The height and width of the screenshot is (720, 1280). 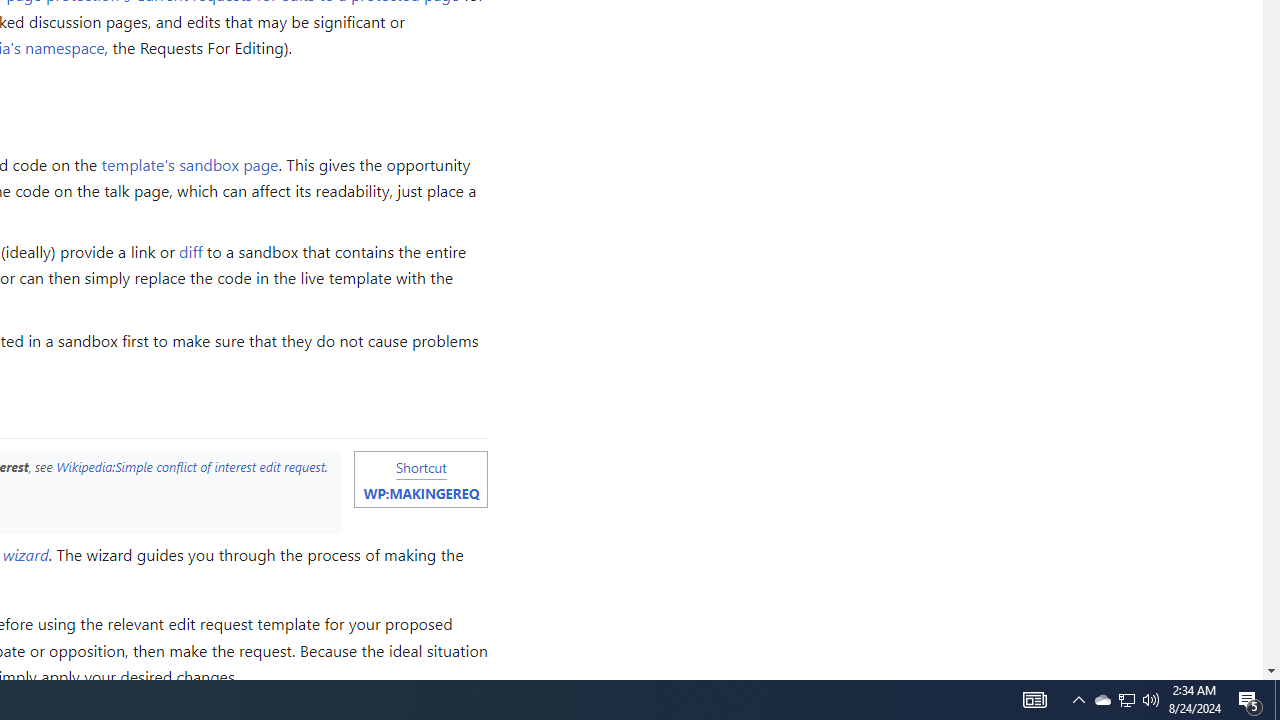 What do you see at coordinates (420, 493) in the screenshot?
I see `'WP:MAKINGEREQ'` at bounding box center [420, 493].